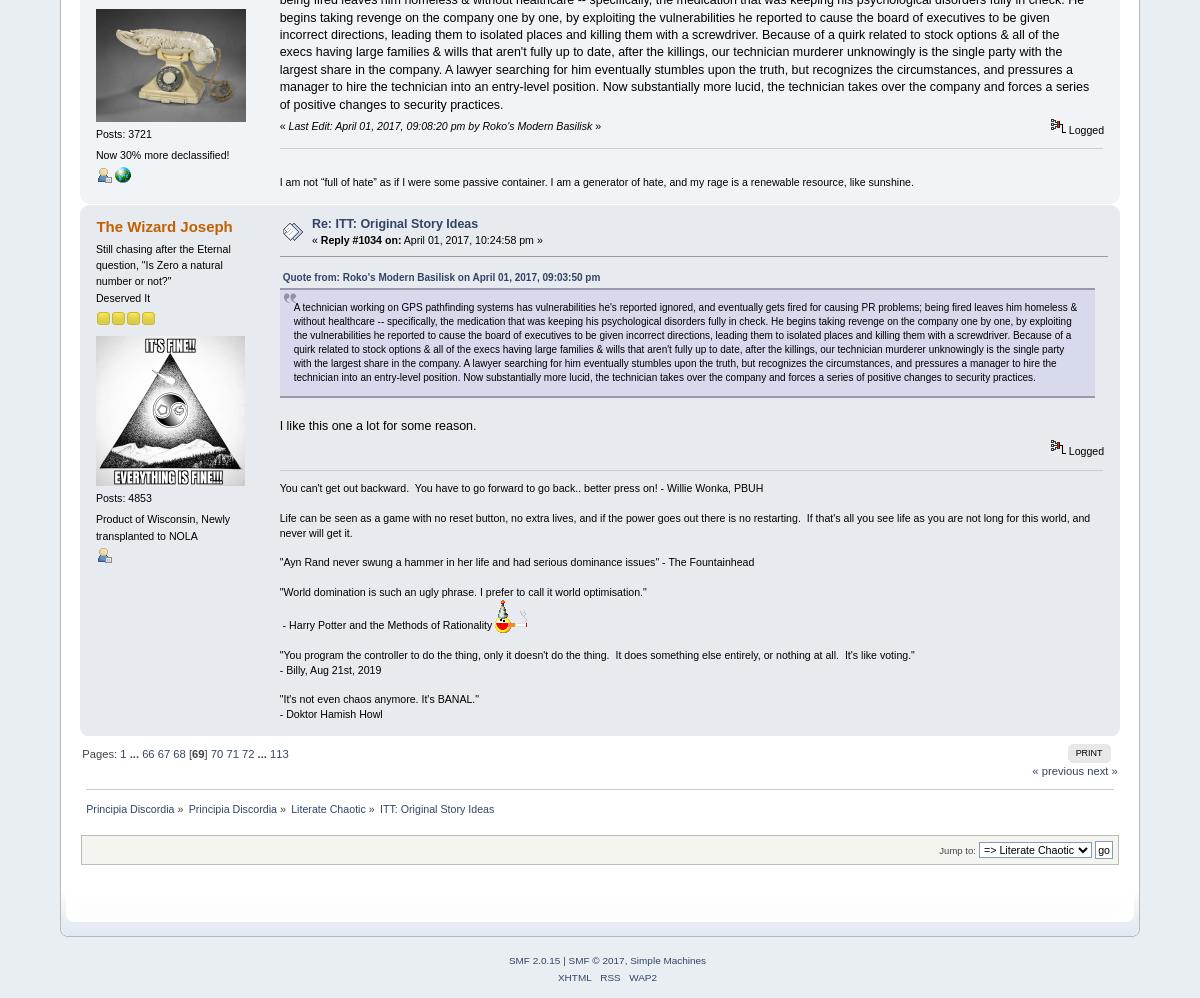 This screenshot has width=1200, height=998. What do you see at coordinates (161, 263) in the screenshot?
I see `'Still chasing after the Eternal question, "Is Zero a natural number or not?"'` at bounding box center [161, 263].